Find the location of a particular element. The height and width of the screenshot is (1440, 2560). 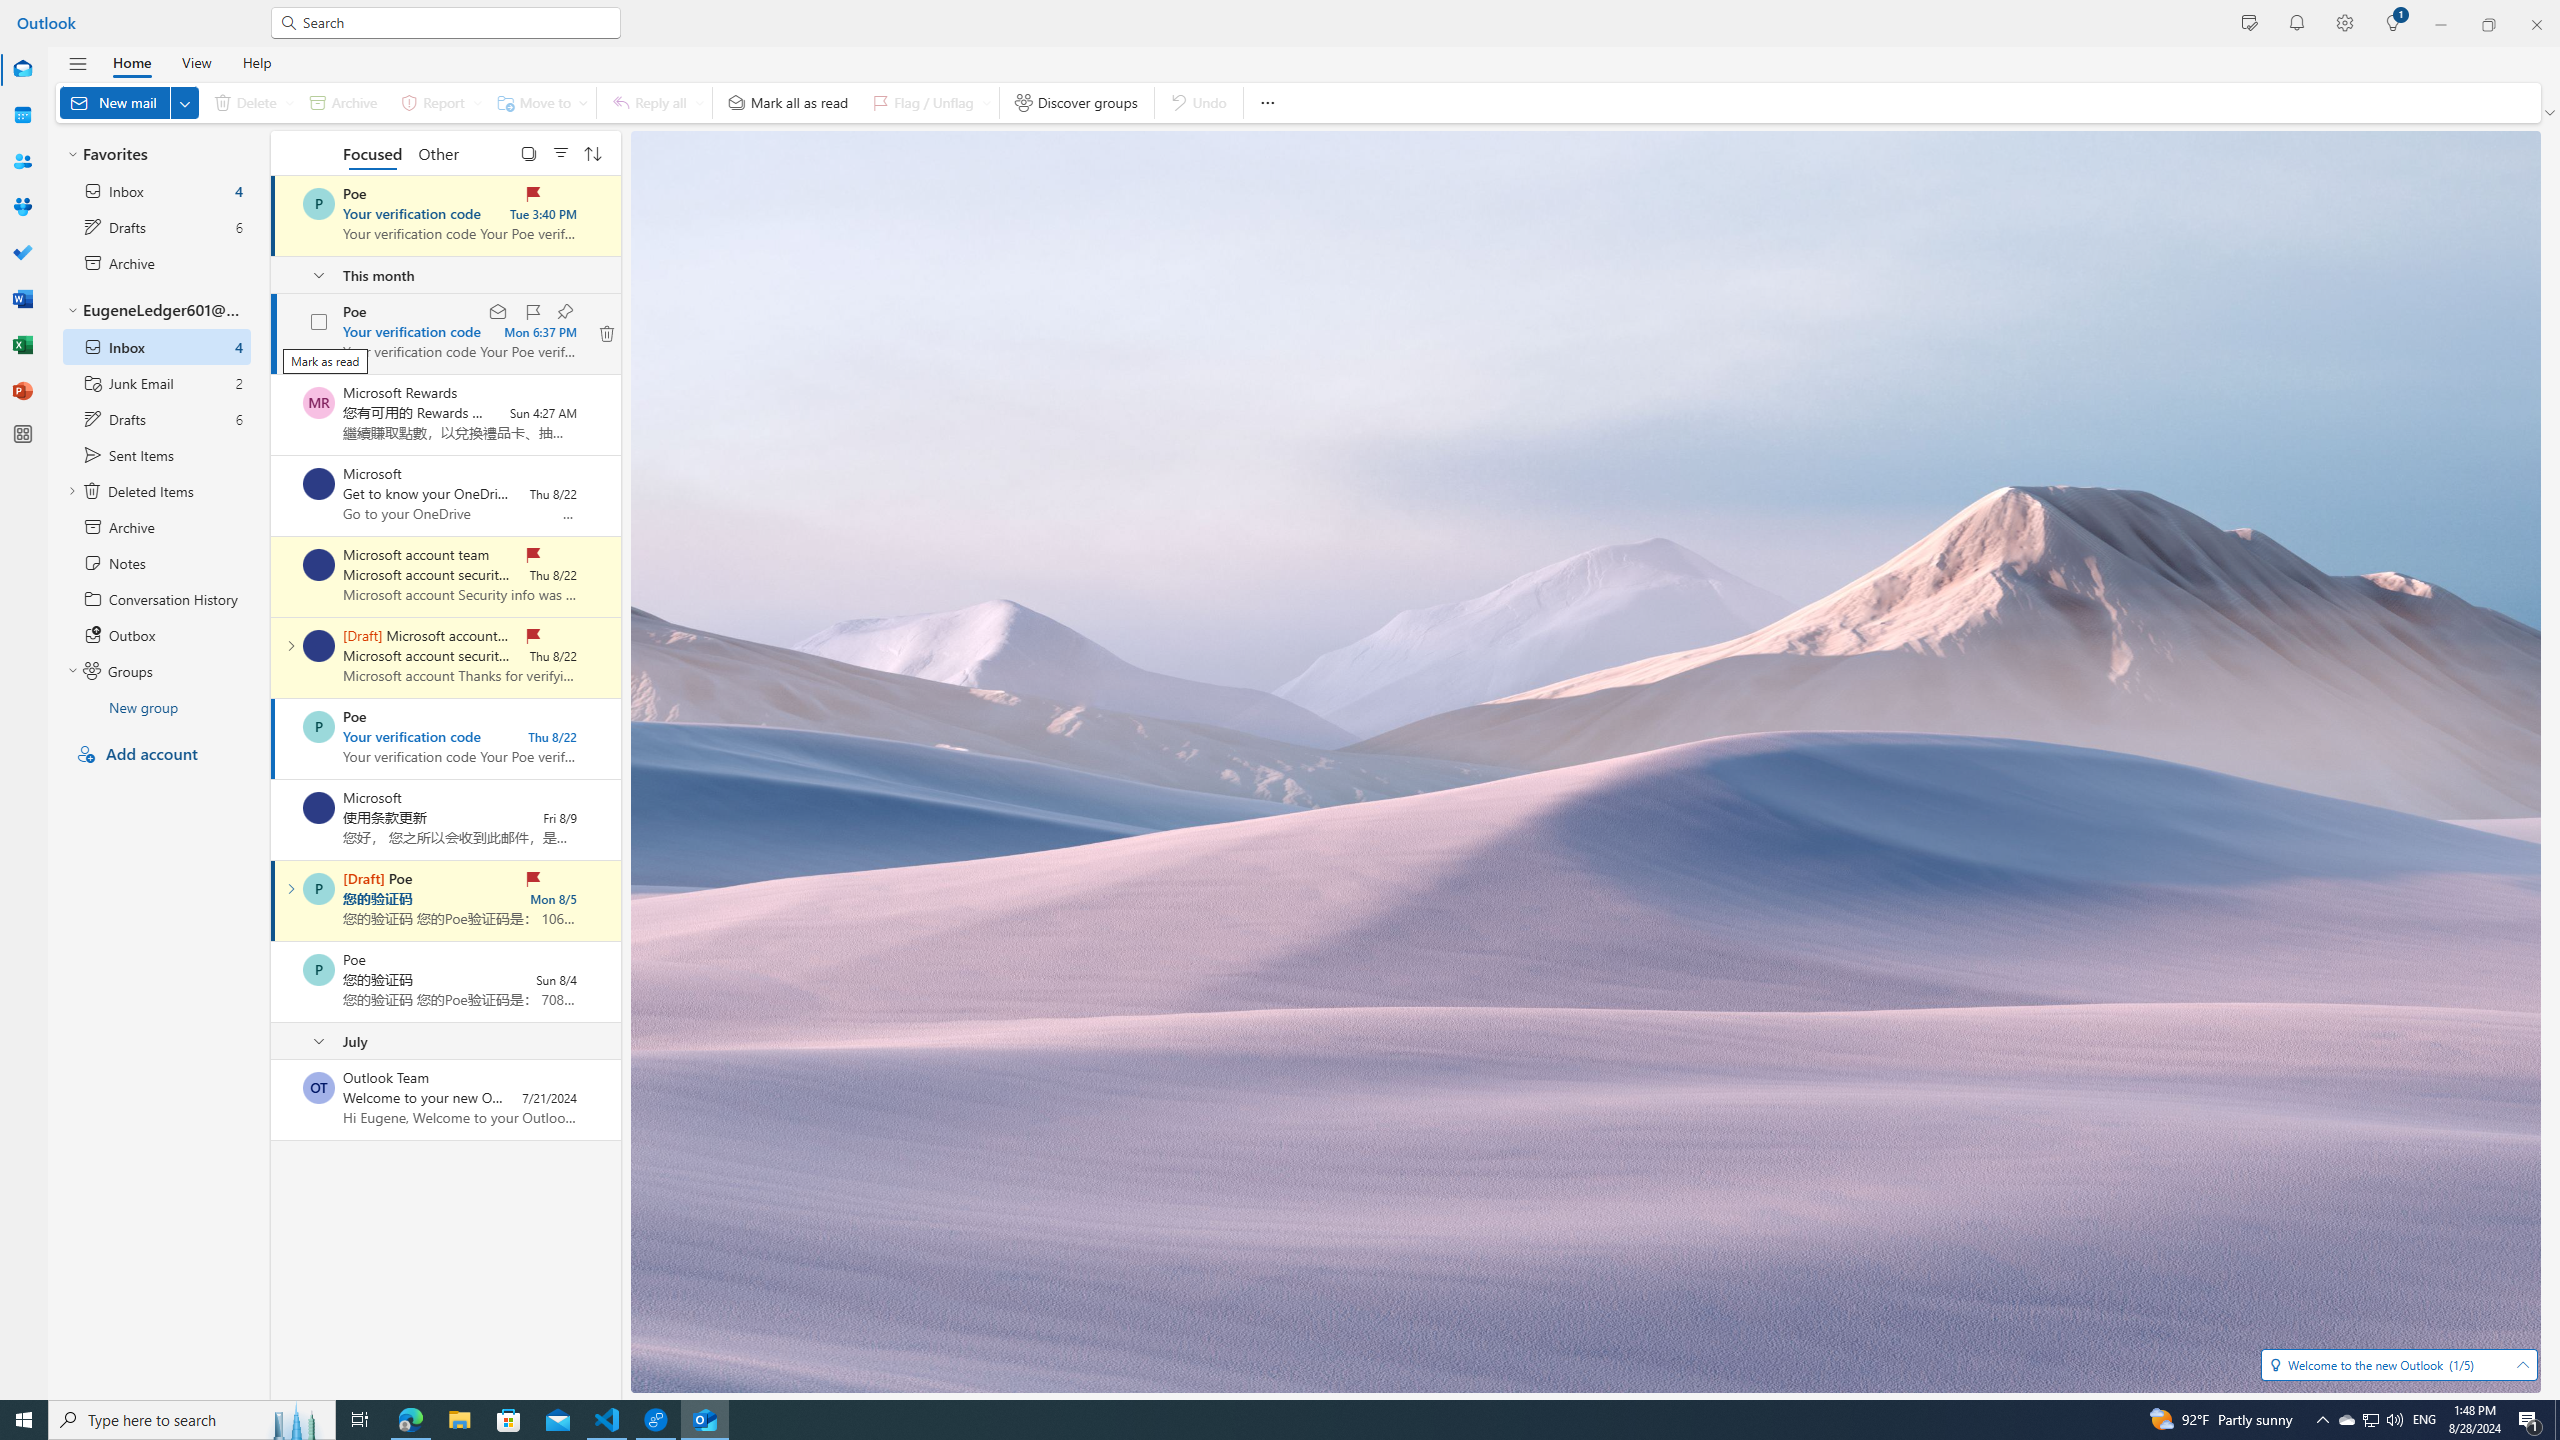

'Microsoft' is located at coordinates (317, 807).